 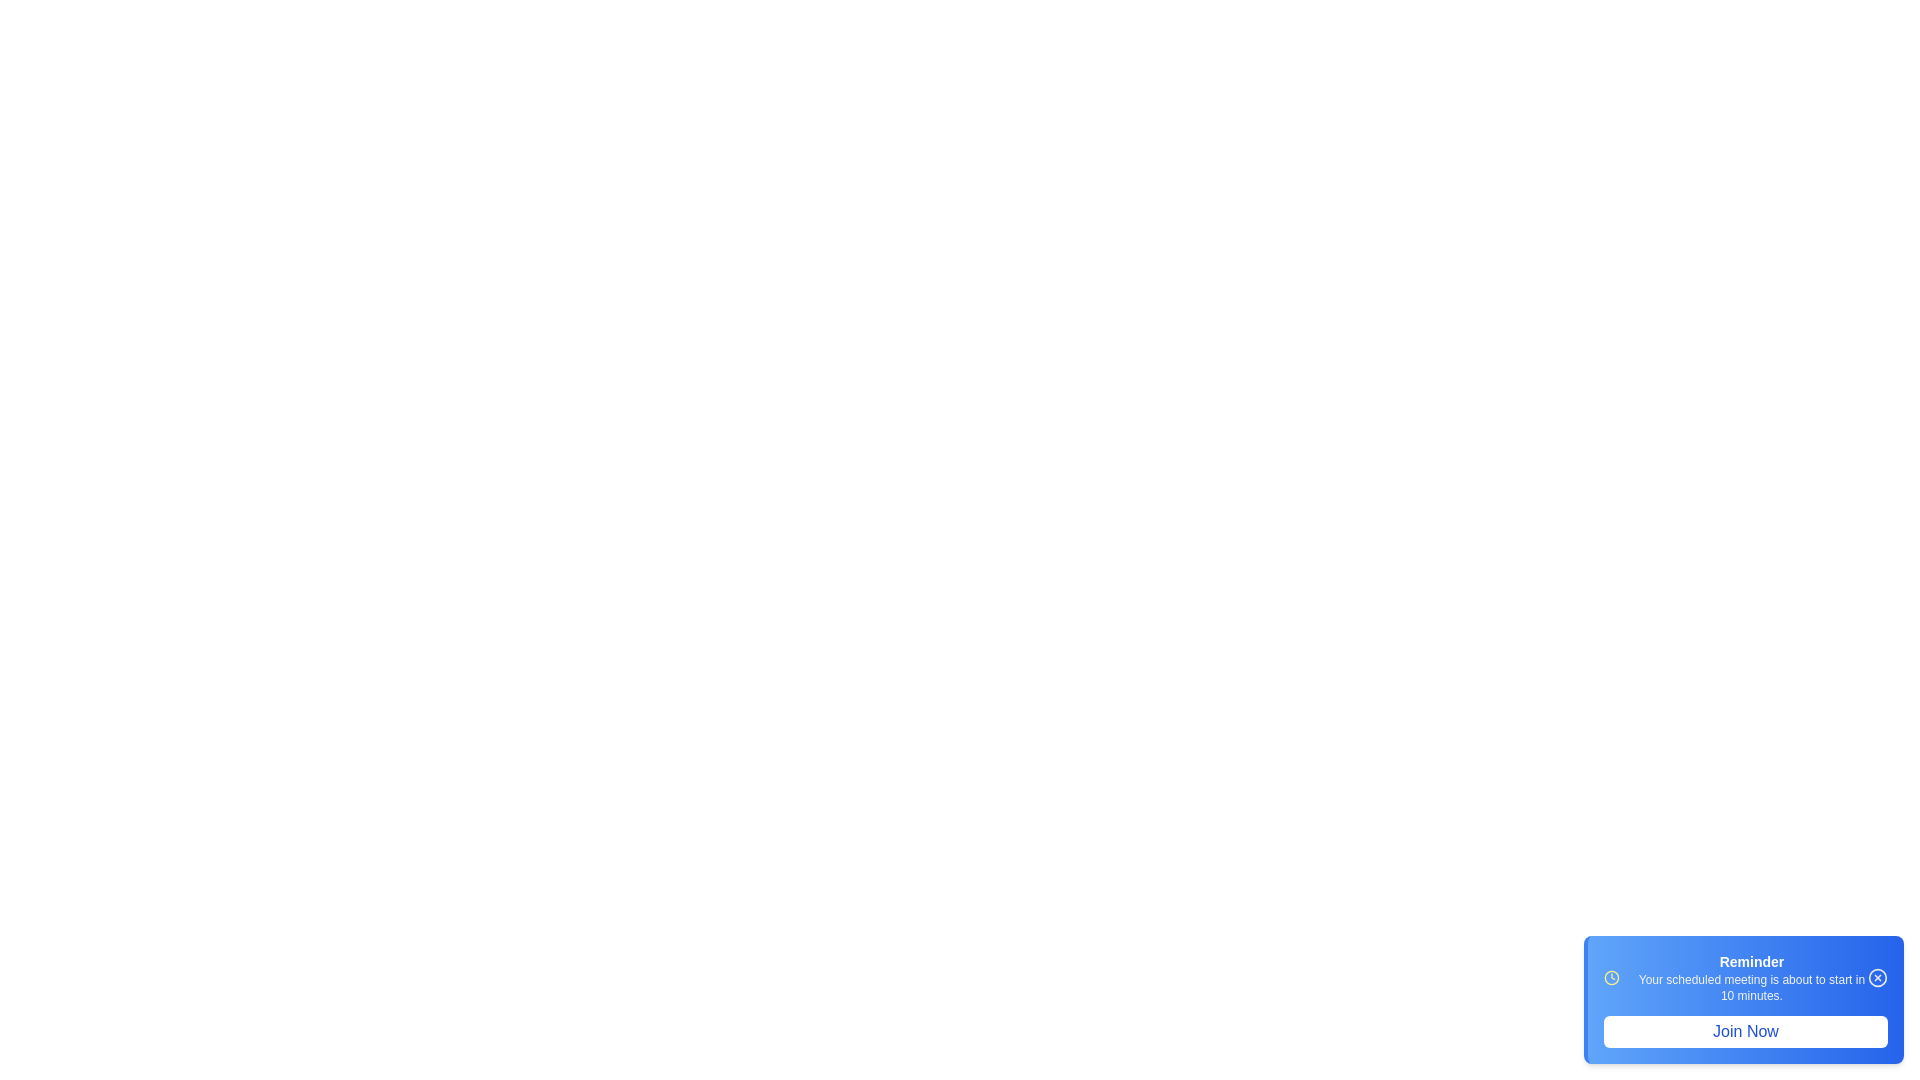 What do you see at coordinates (1745, 1032) in the screenshot?
I see `the 'Join Now' button to join the meeting` at bounding box center [1745, 1032].